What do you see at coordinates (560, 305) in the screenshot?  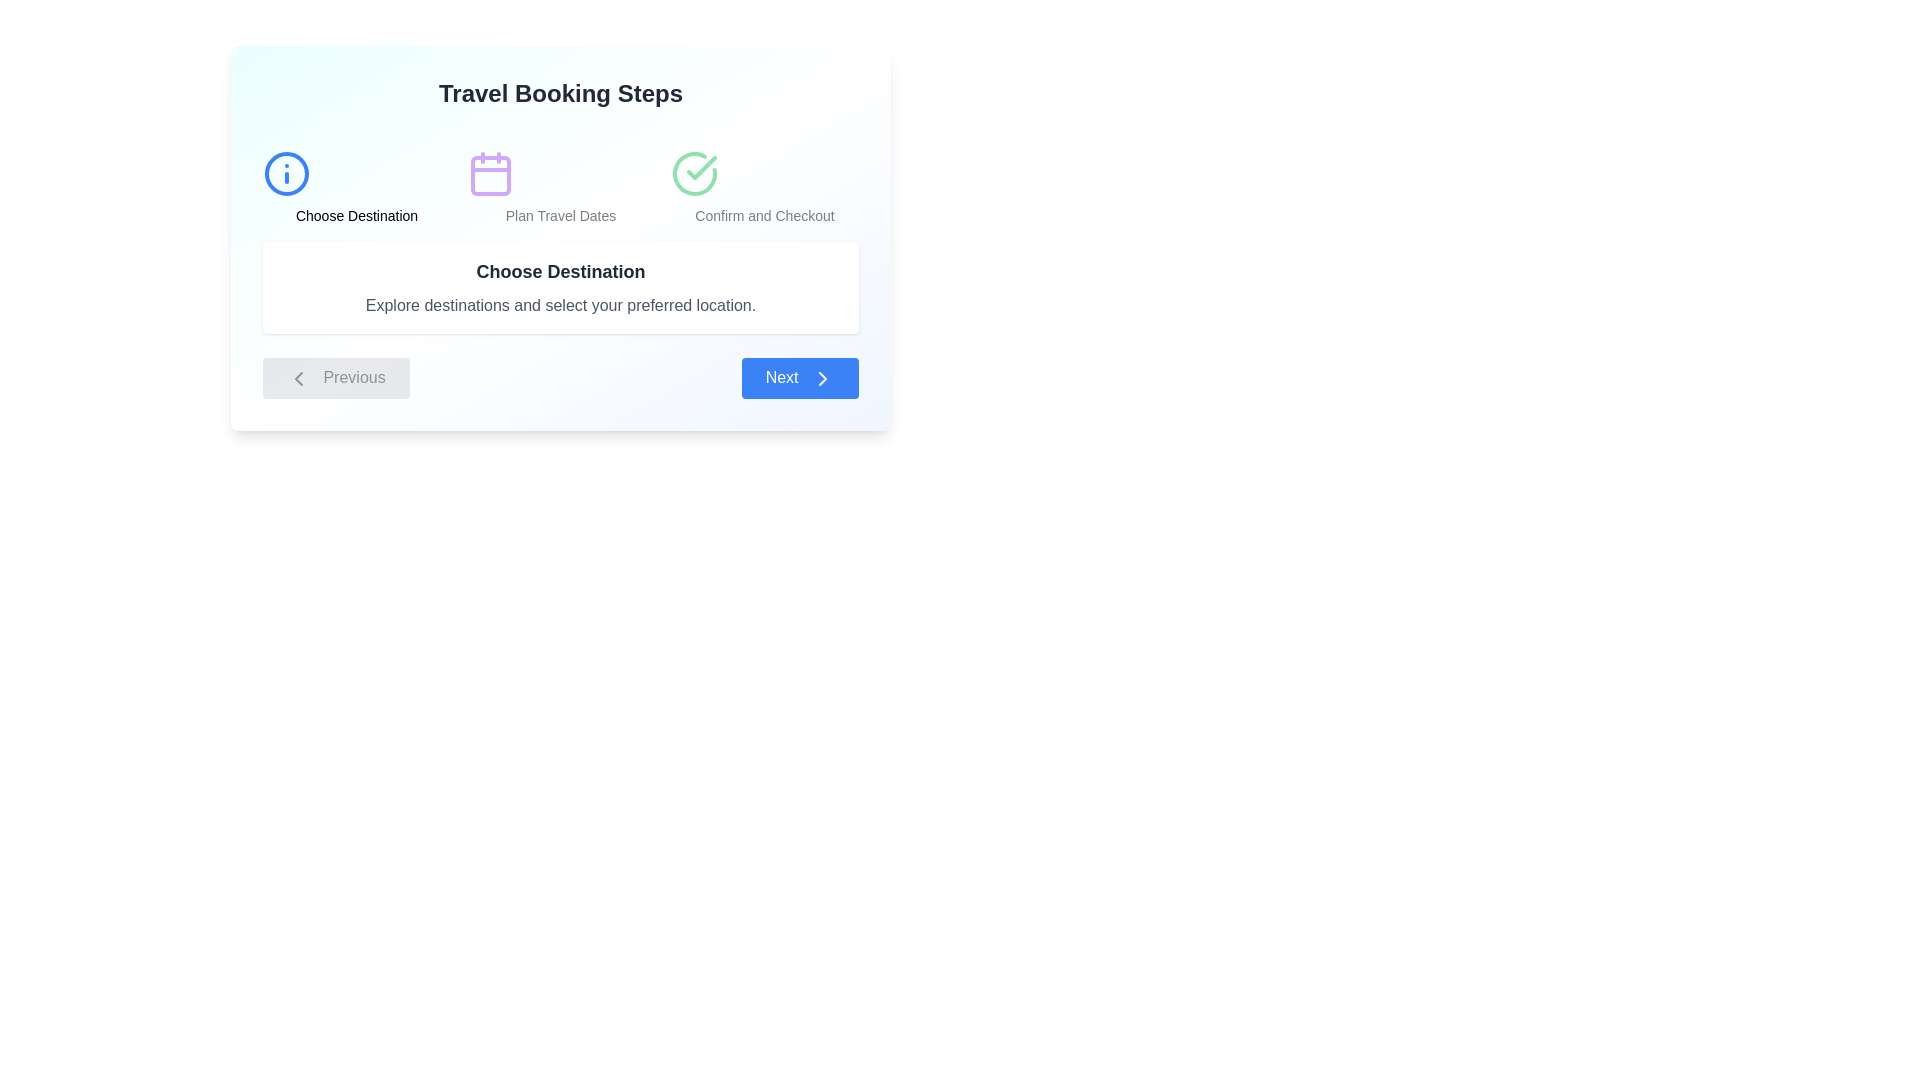 I see `the text label reading 'Explore destinations and select your preferred location.' which is located under the header 'Choose Destination.'` at bounding box center [560, 305].